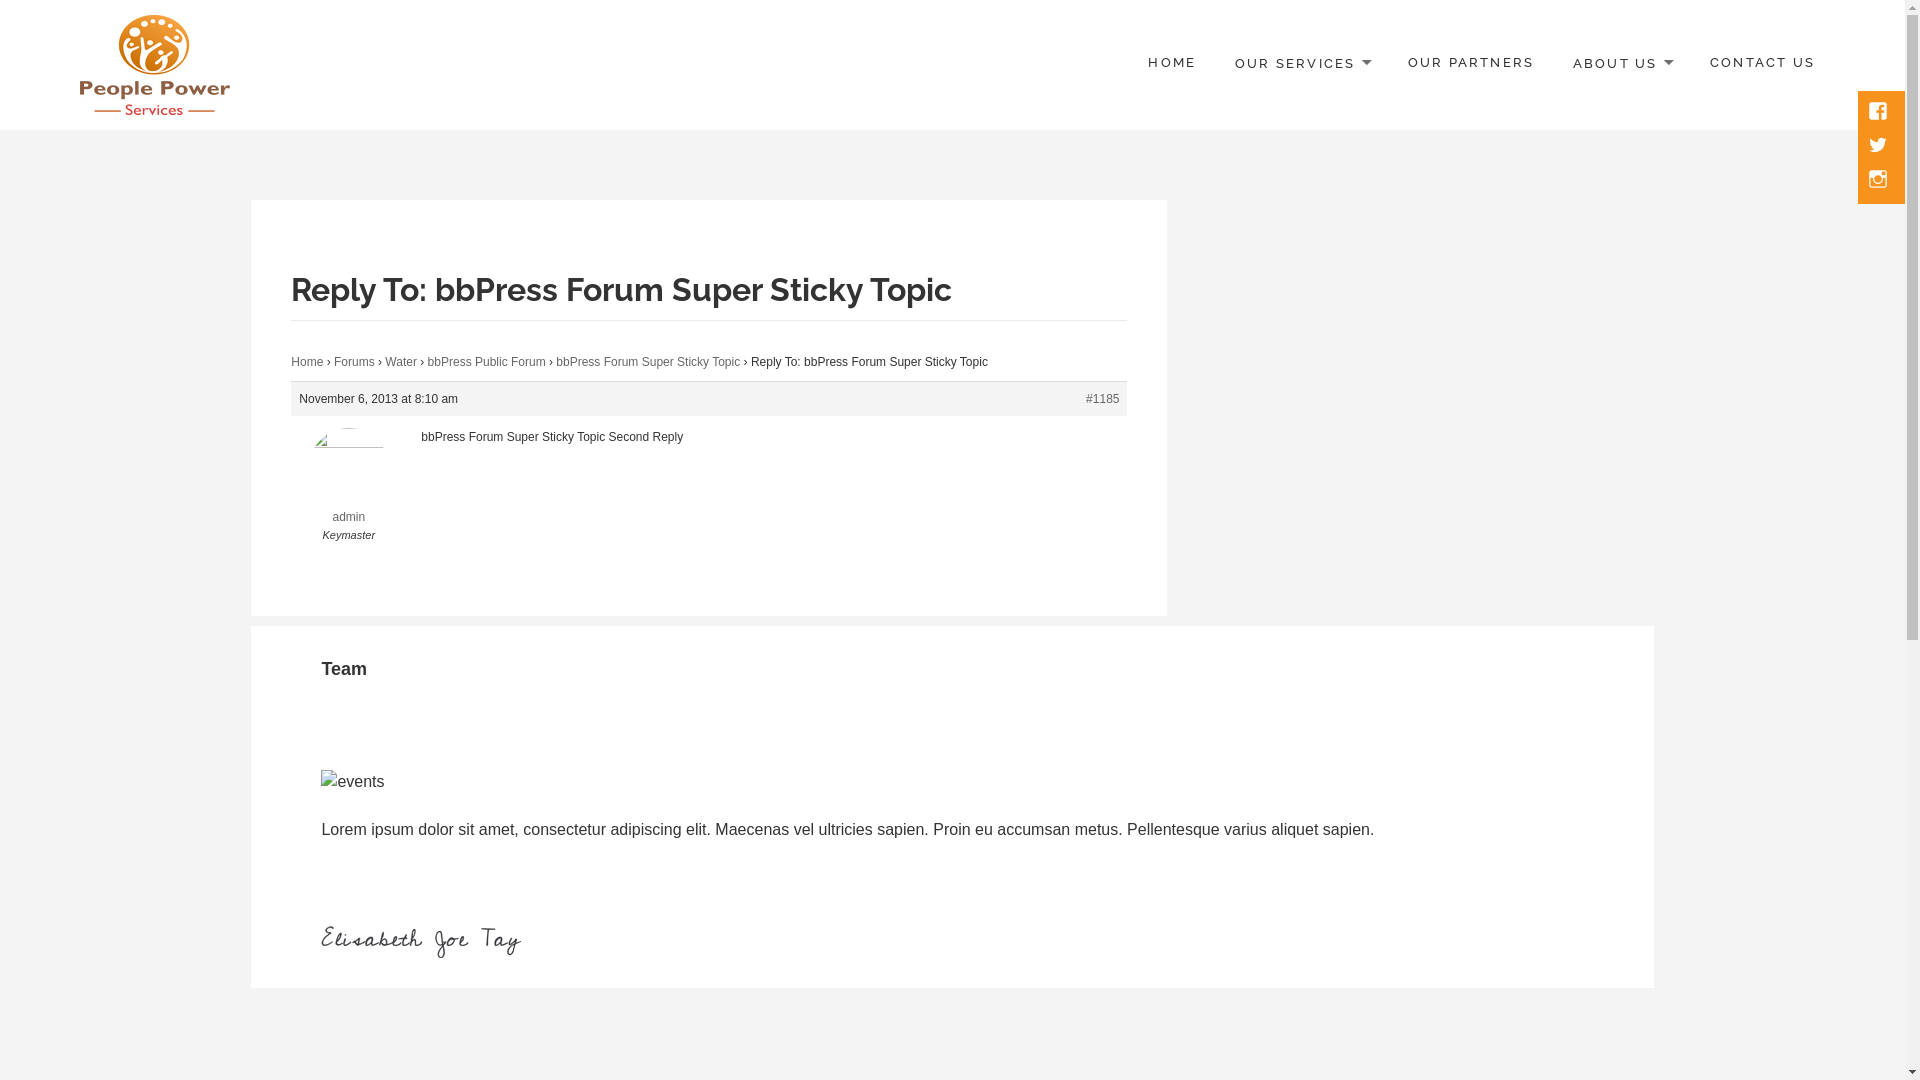  Describe the element at coordinates (1879, 112) in the screenshot. I see `'Facebook'` at that location.